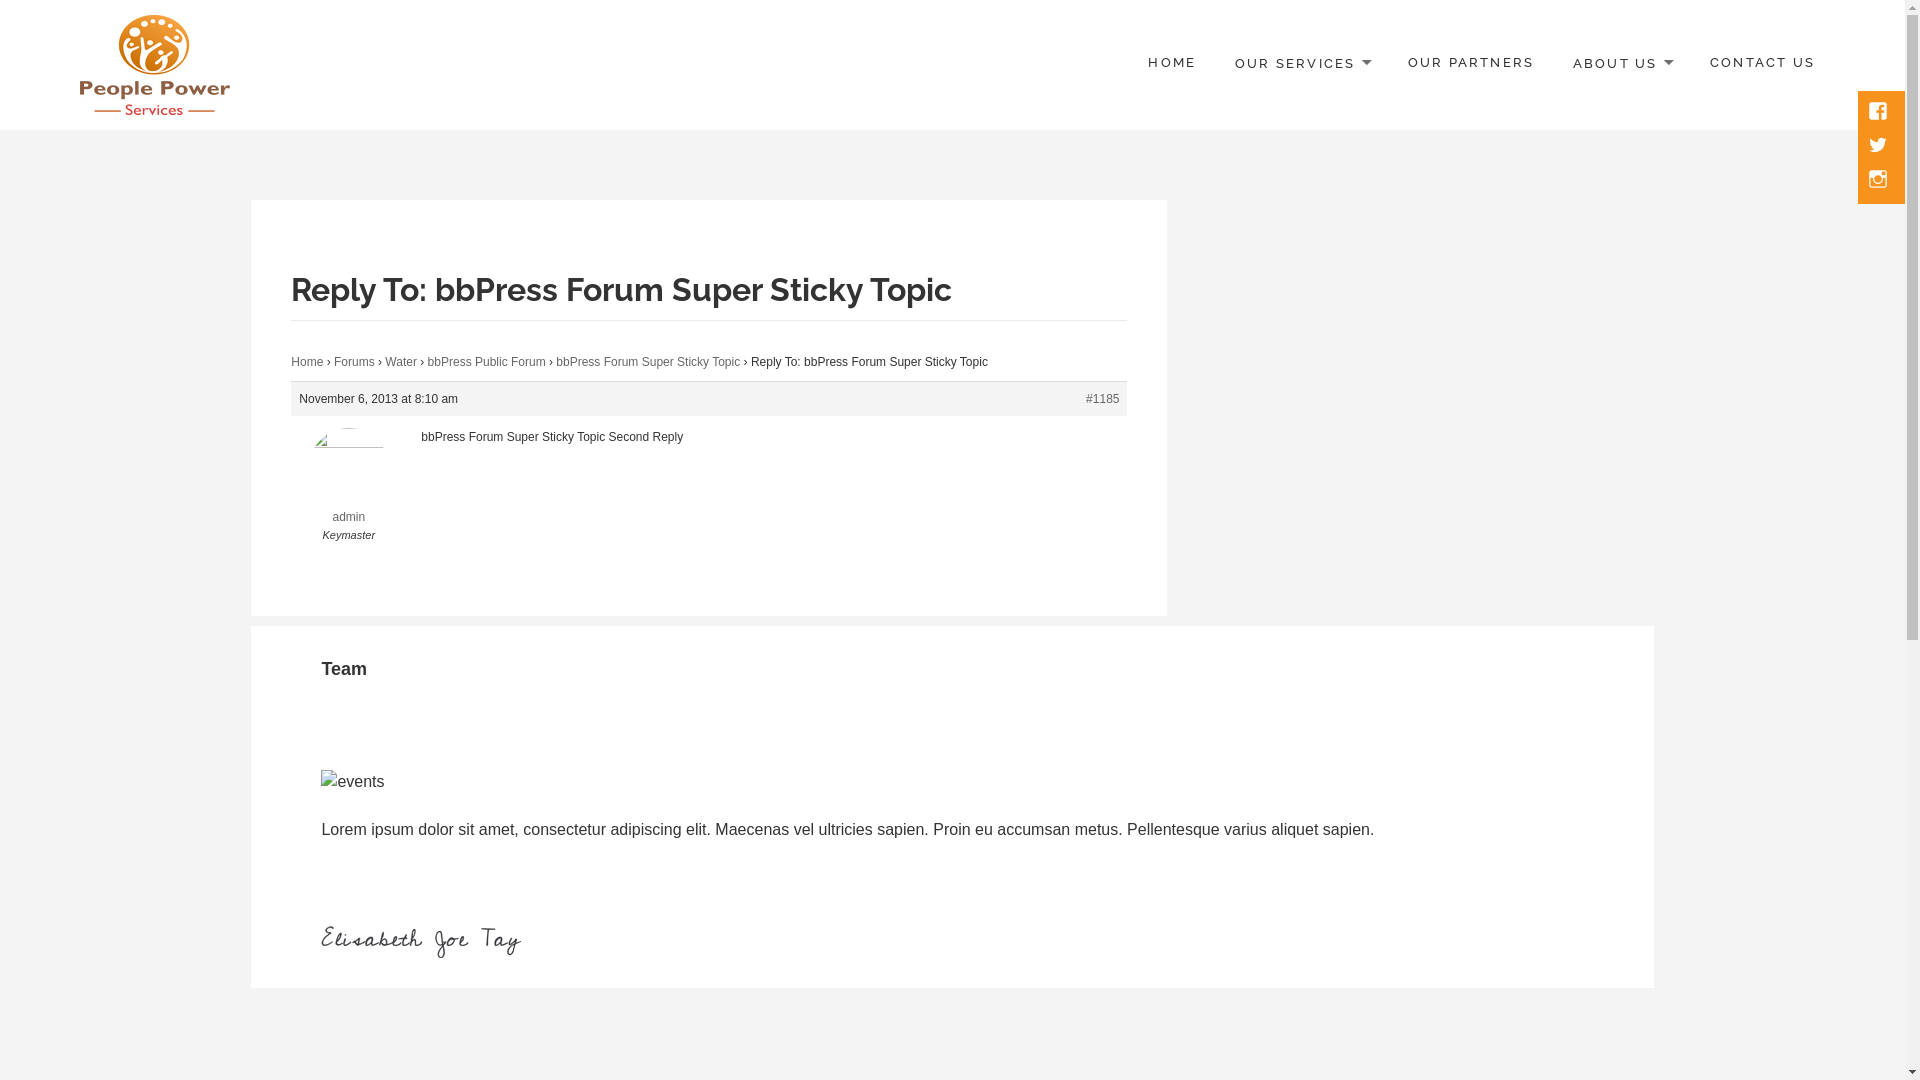  Describe the element at coordinates (1879, 112) in the screenshot. I see `'Facebook'` at that location.